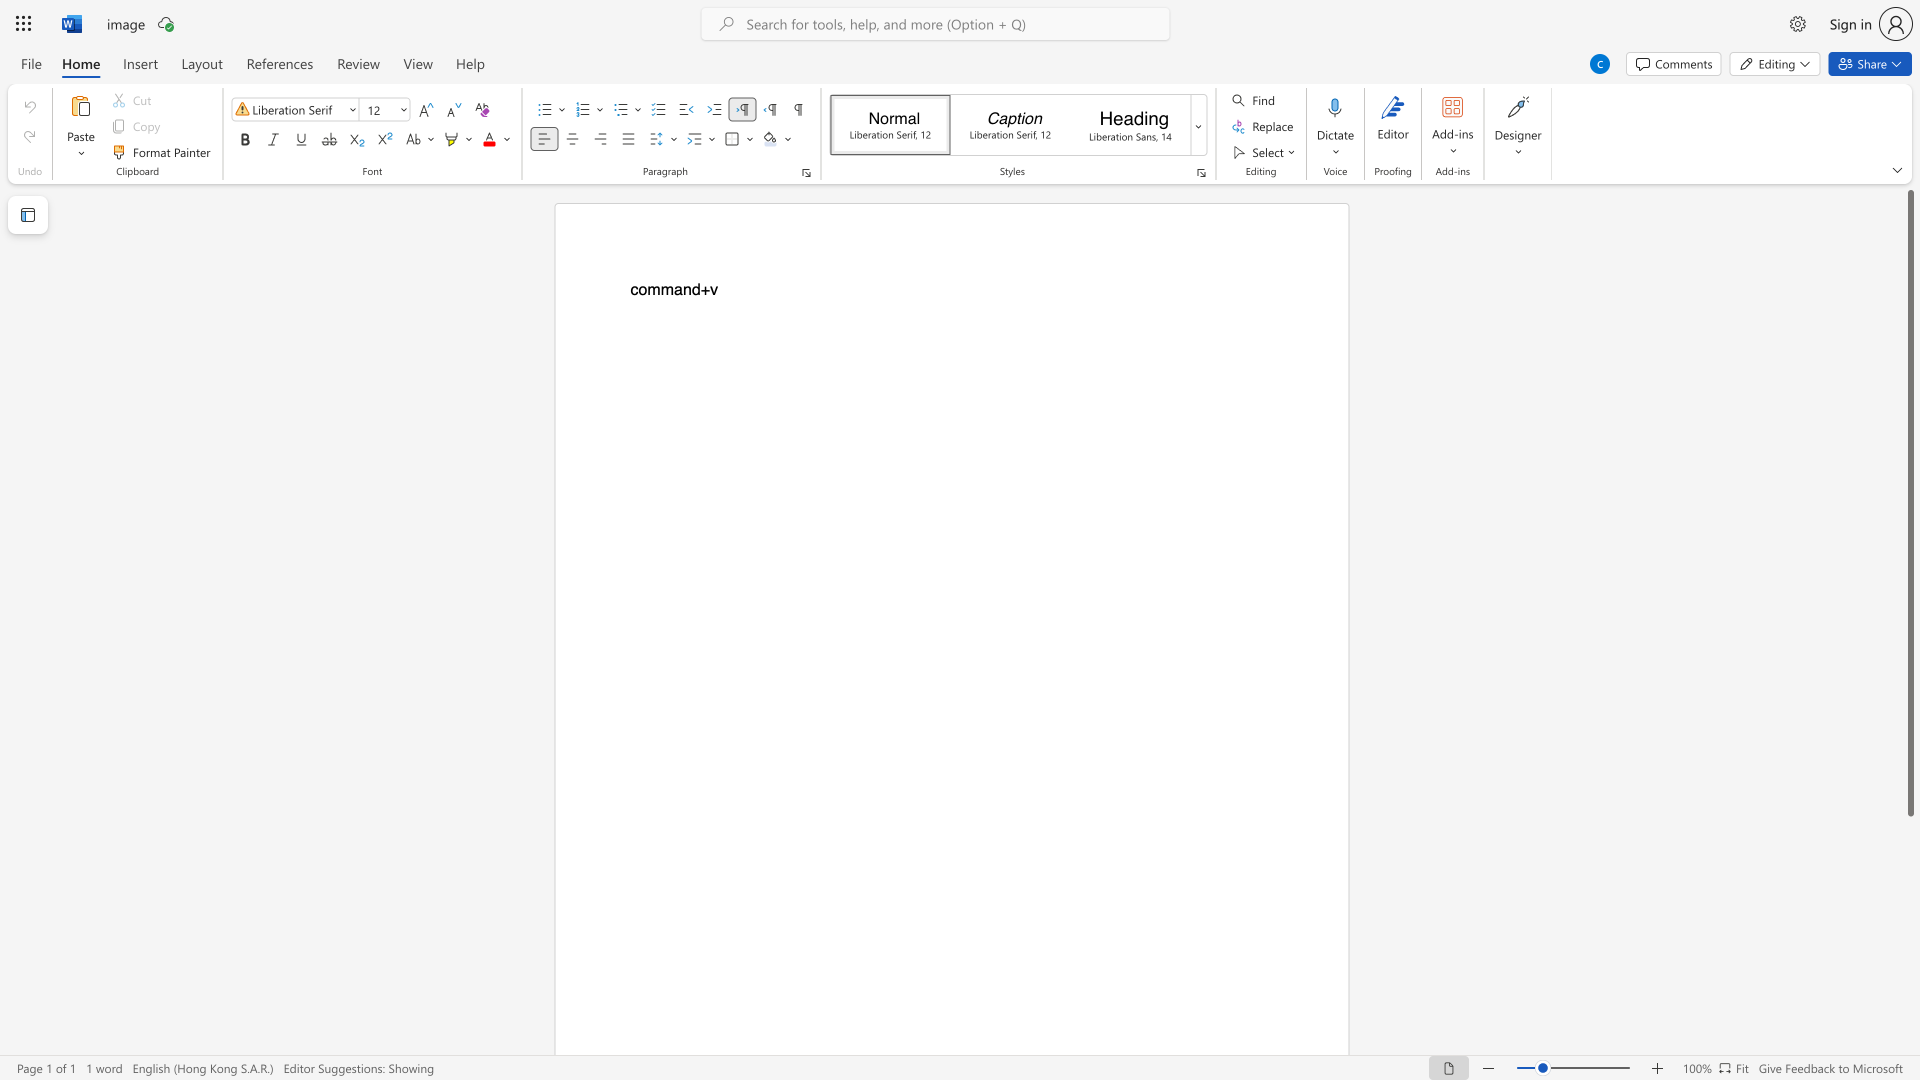 The height and width of the screenshot is (1080, 1920). I want to click on the scrollbar to scroll downward, so click(1909, 1048).